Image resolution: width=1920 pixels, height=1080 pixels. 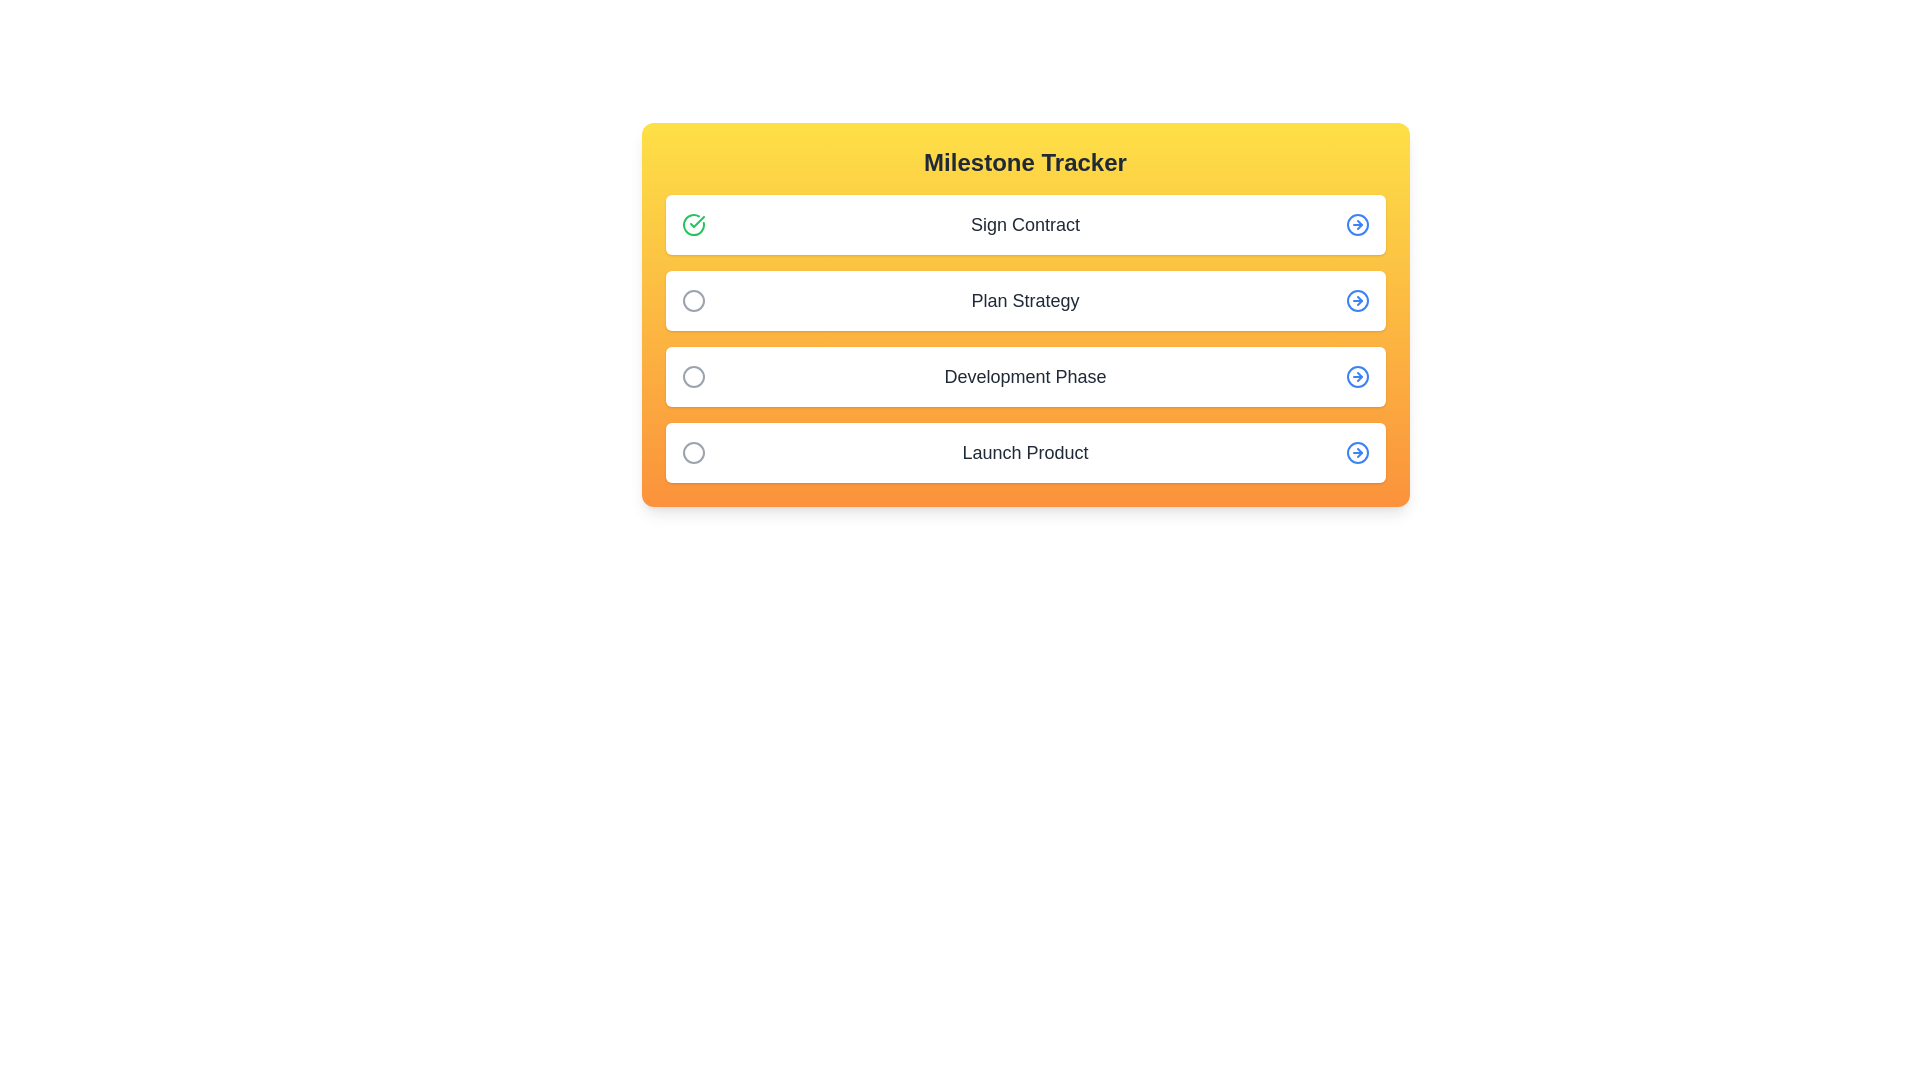 What do you see at coordinates (1025, 161) in the screenshot?
I see `the centrally aligned title or header element with a gradient orange-yellow background at the top of the milestone tracker card` at bounding box center [1025, 161].